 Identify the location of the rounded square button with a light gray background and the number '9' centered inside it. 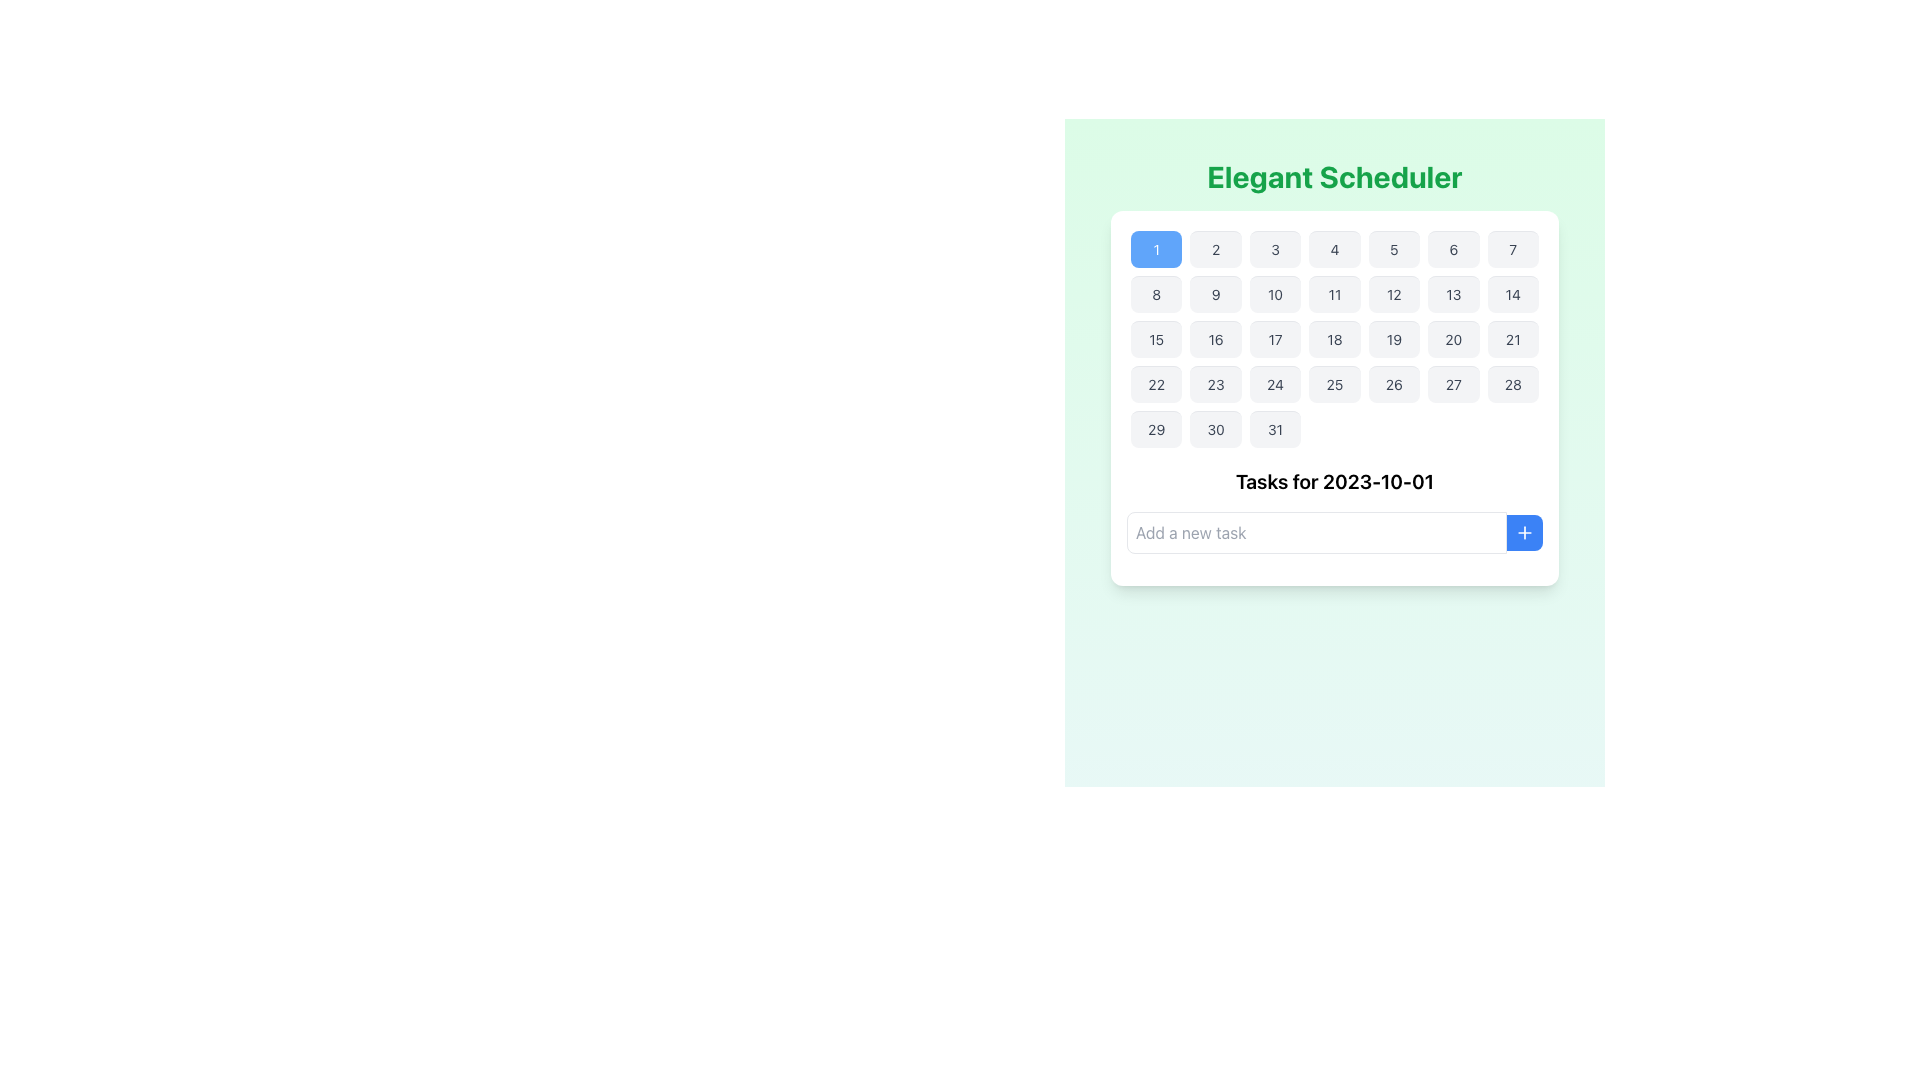
(1215, 294).